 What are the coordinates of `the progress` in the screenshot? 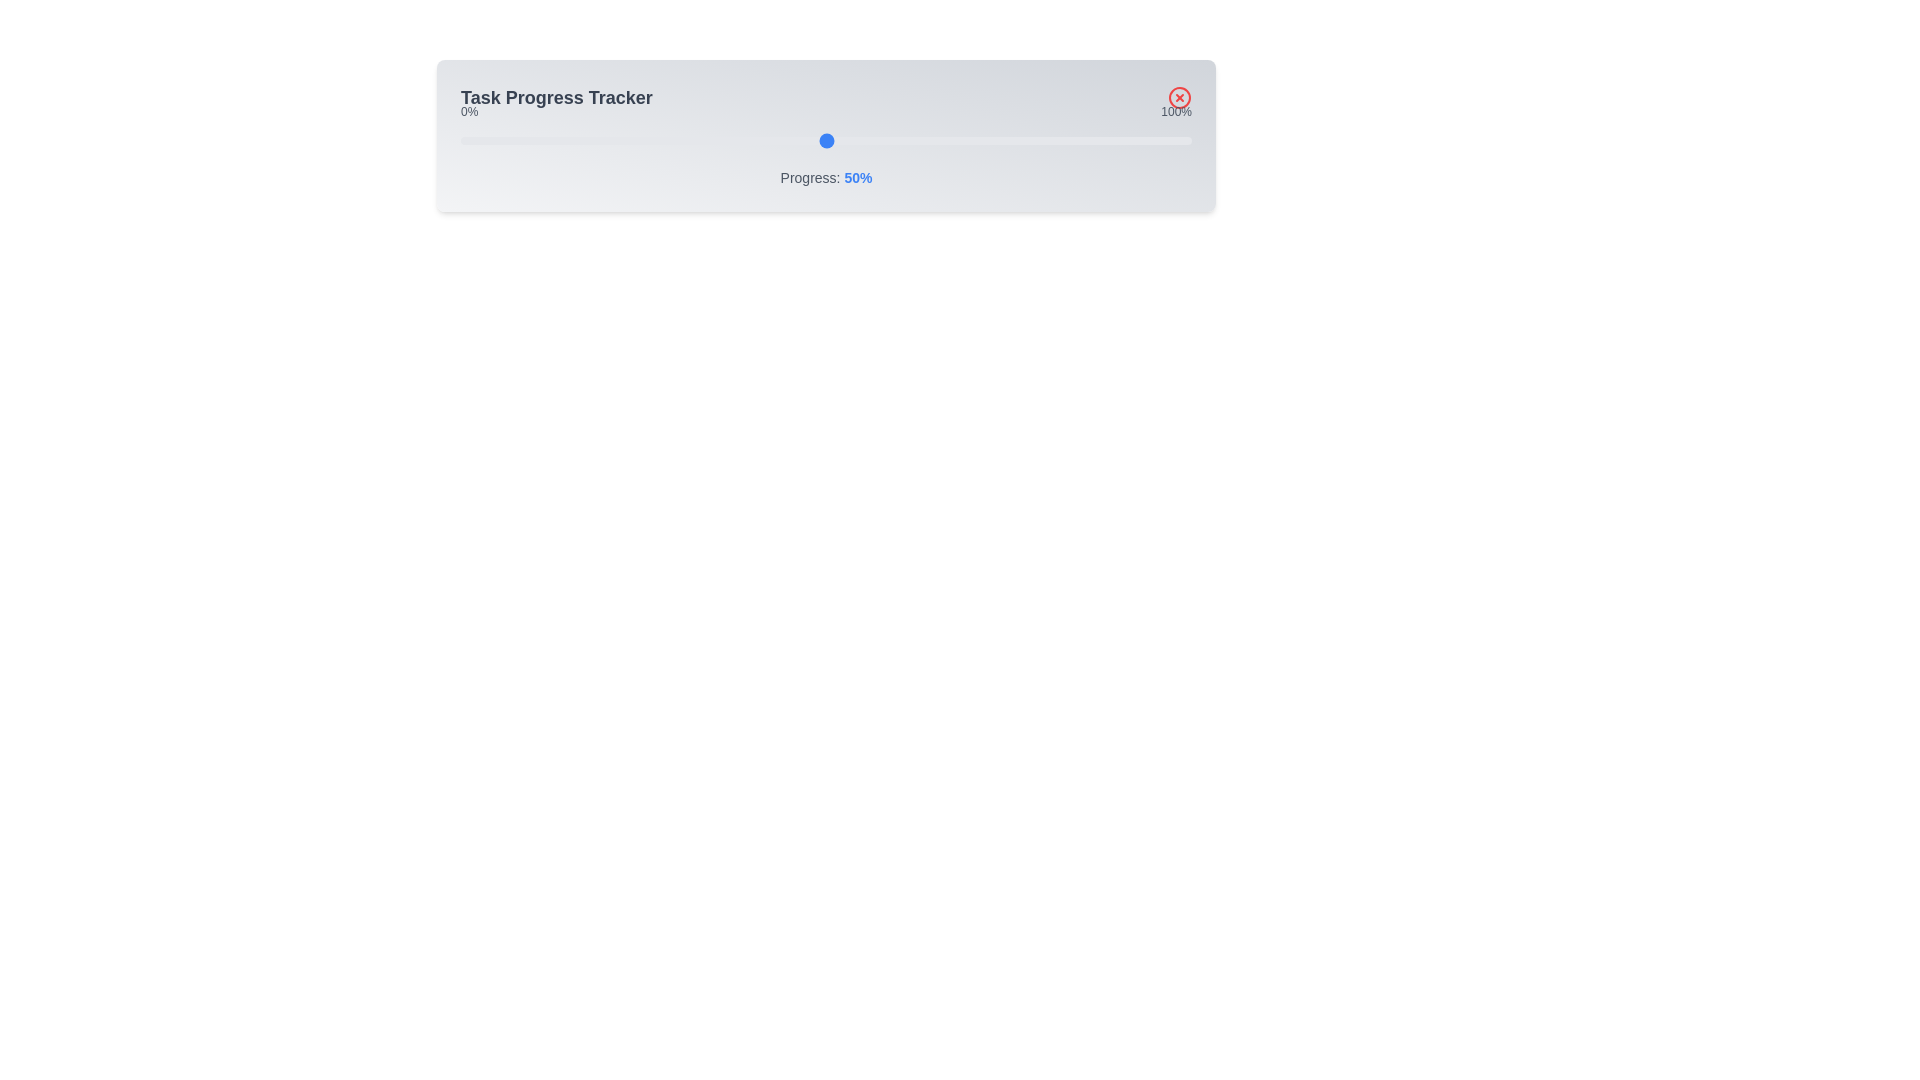 It's located at (1074, 140).